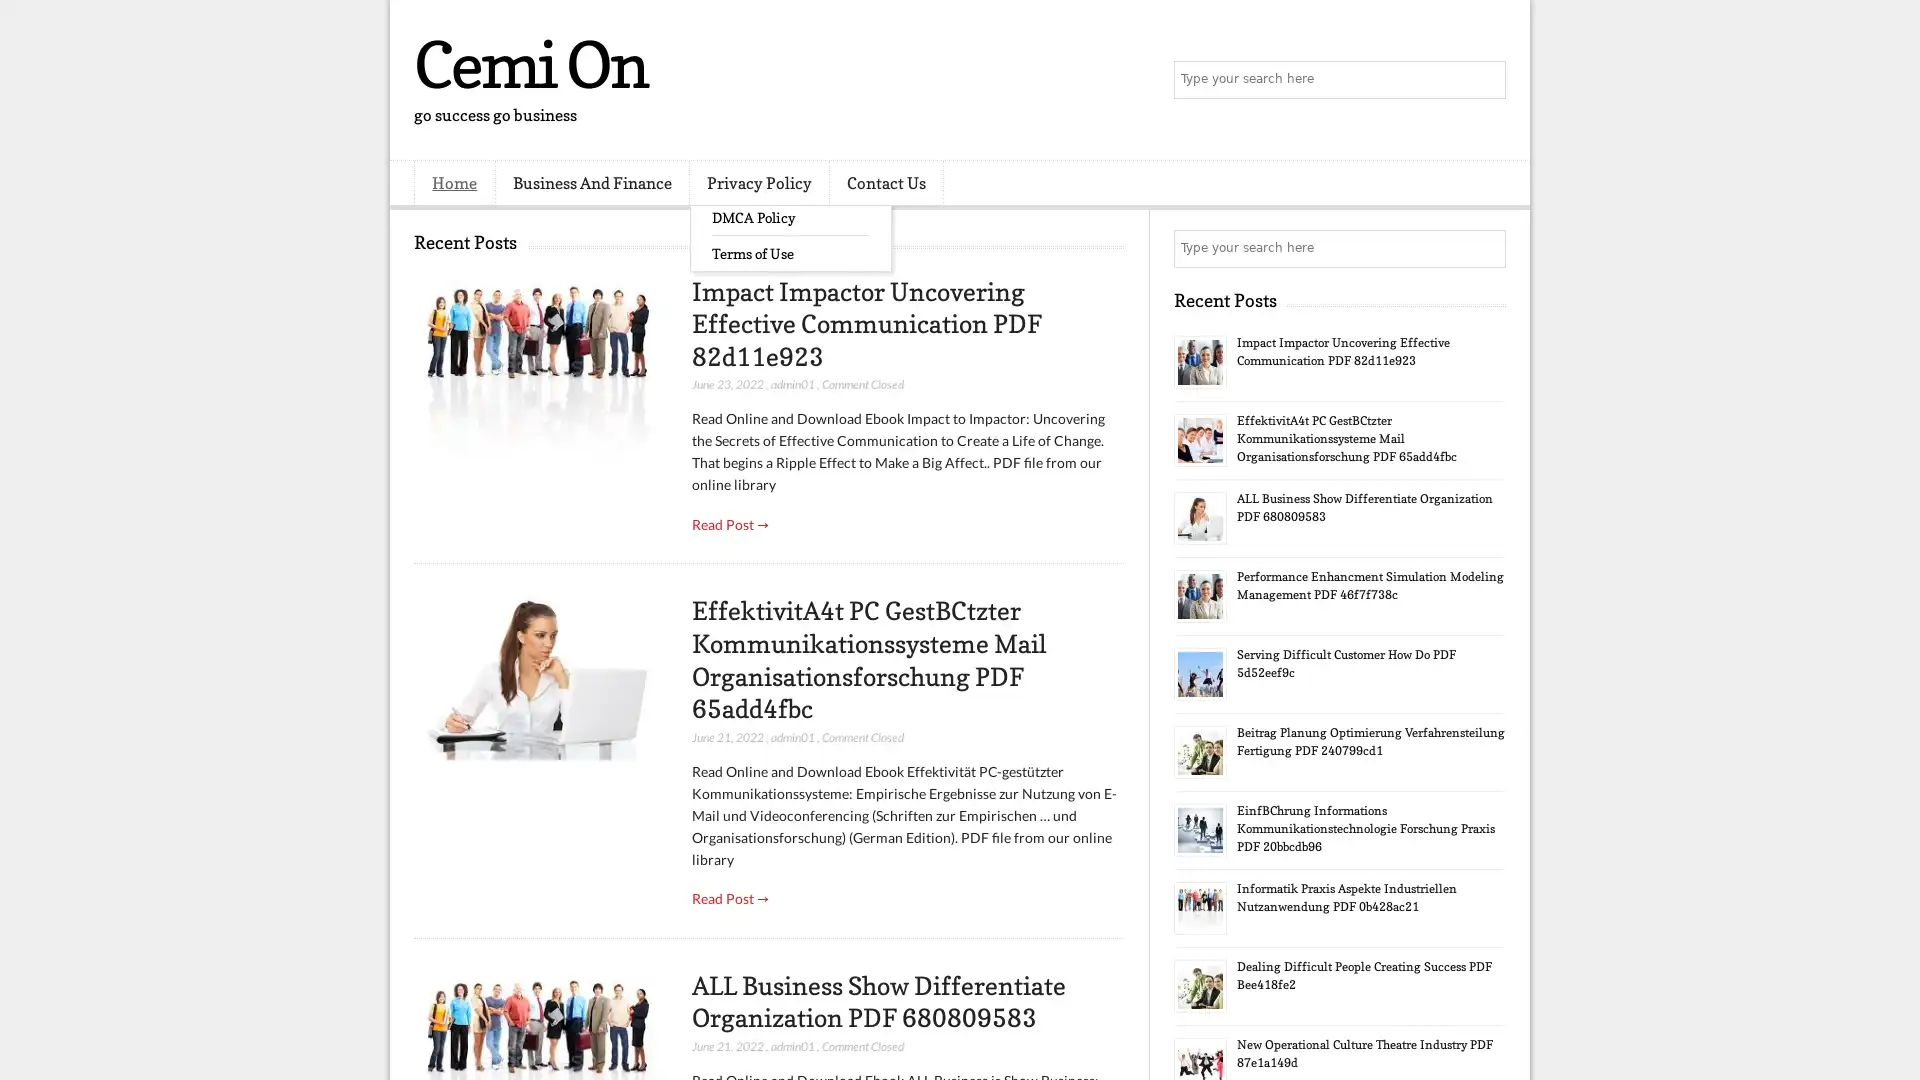 The height and width of the screenshot is (1080, 1920). What do you see at coordinates (1485, 80) in the screenshot?
I see `Search` at bounding box center [1485, 80].